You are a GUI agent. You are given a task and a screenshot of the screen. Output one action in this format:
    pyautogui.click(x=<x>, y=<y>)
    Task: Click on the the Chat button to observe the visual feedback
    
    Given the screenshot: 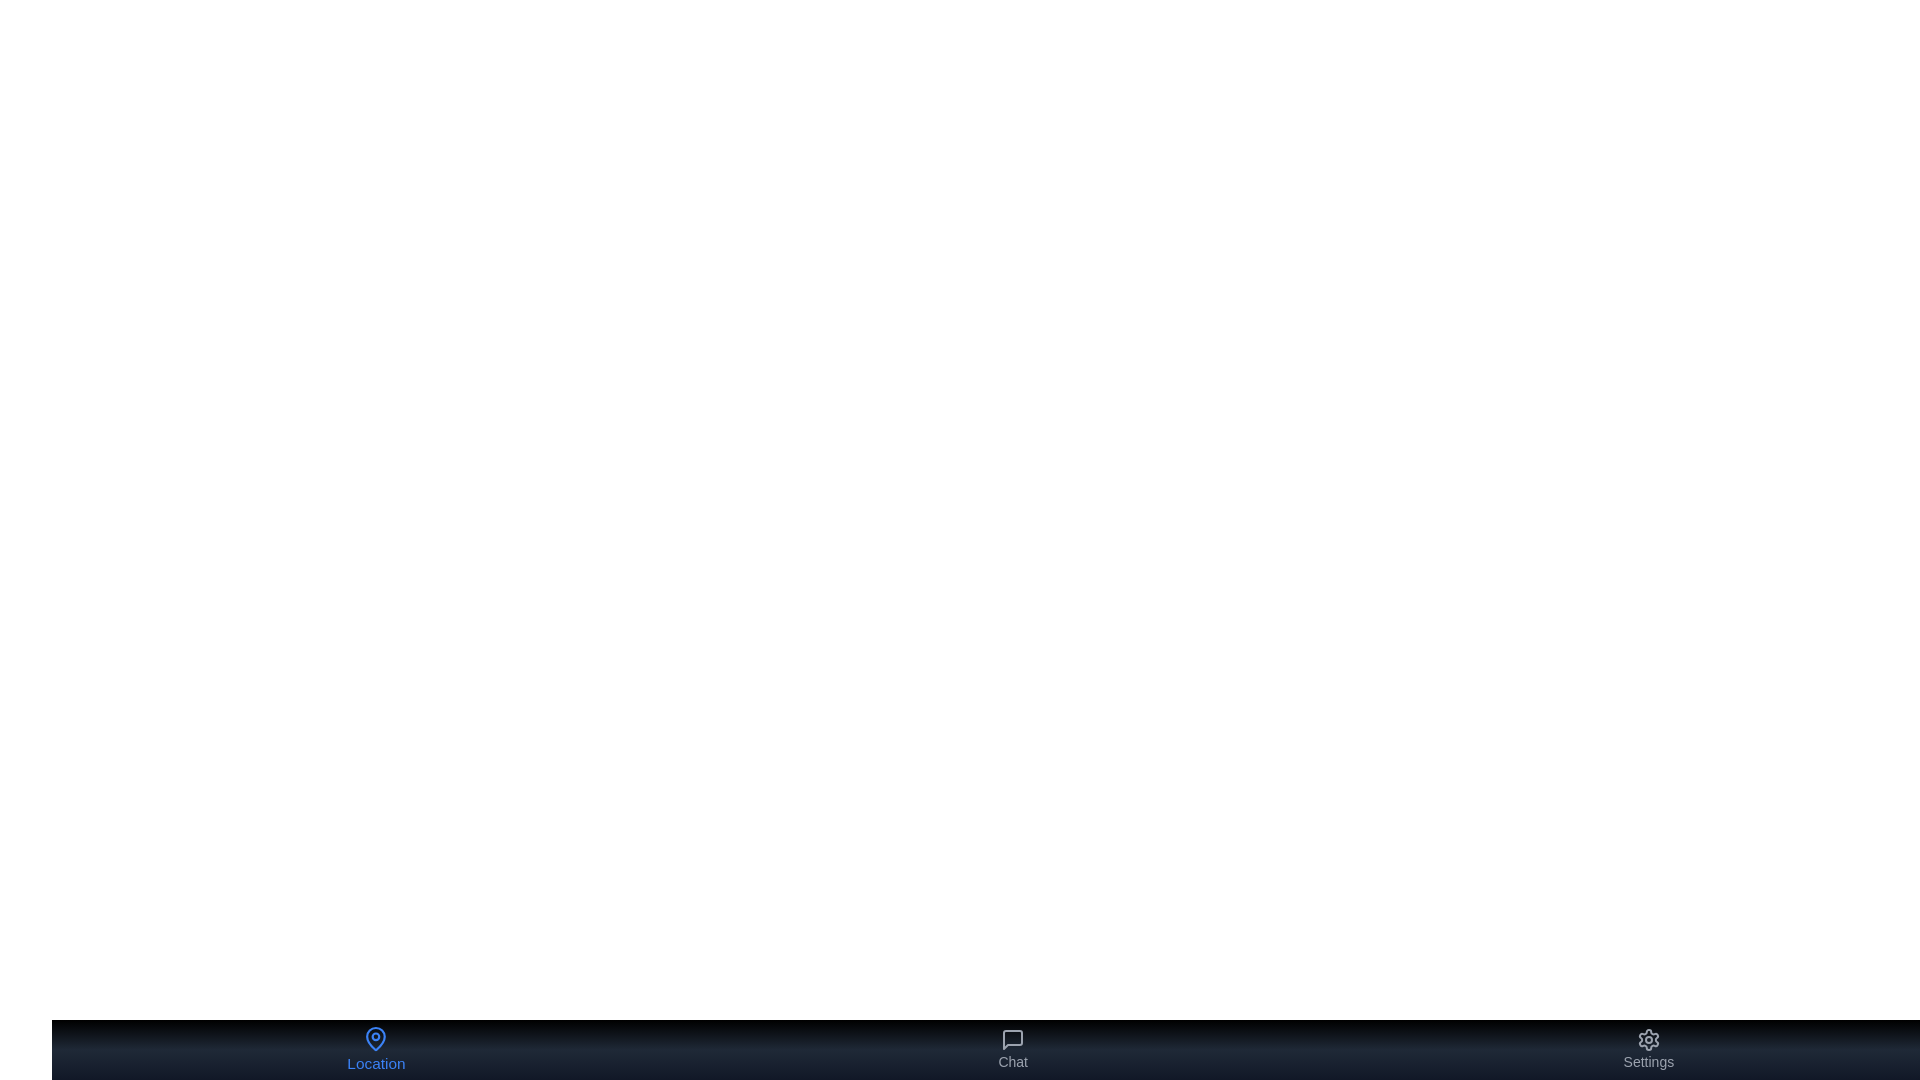 What is the action you would take?
    pyautogui.click(x=1012, y=1048)
    